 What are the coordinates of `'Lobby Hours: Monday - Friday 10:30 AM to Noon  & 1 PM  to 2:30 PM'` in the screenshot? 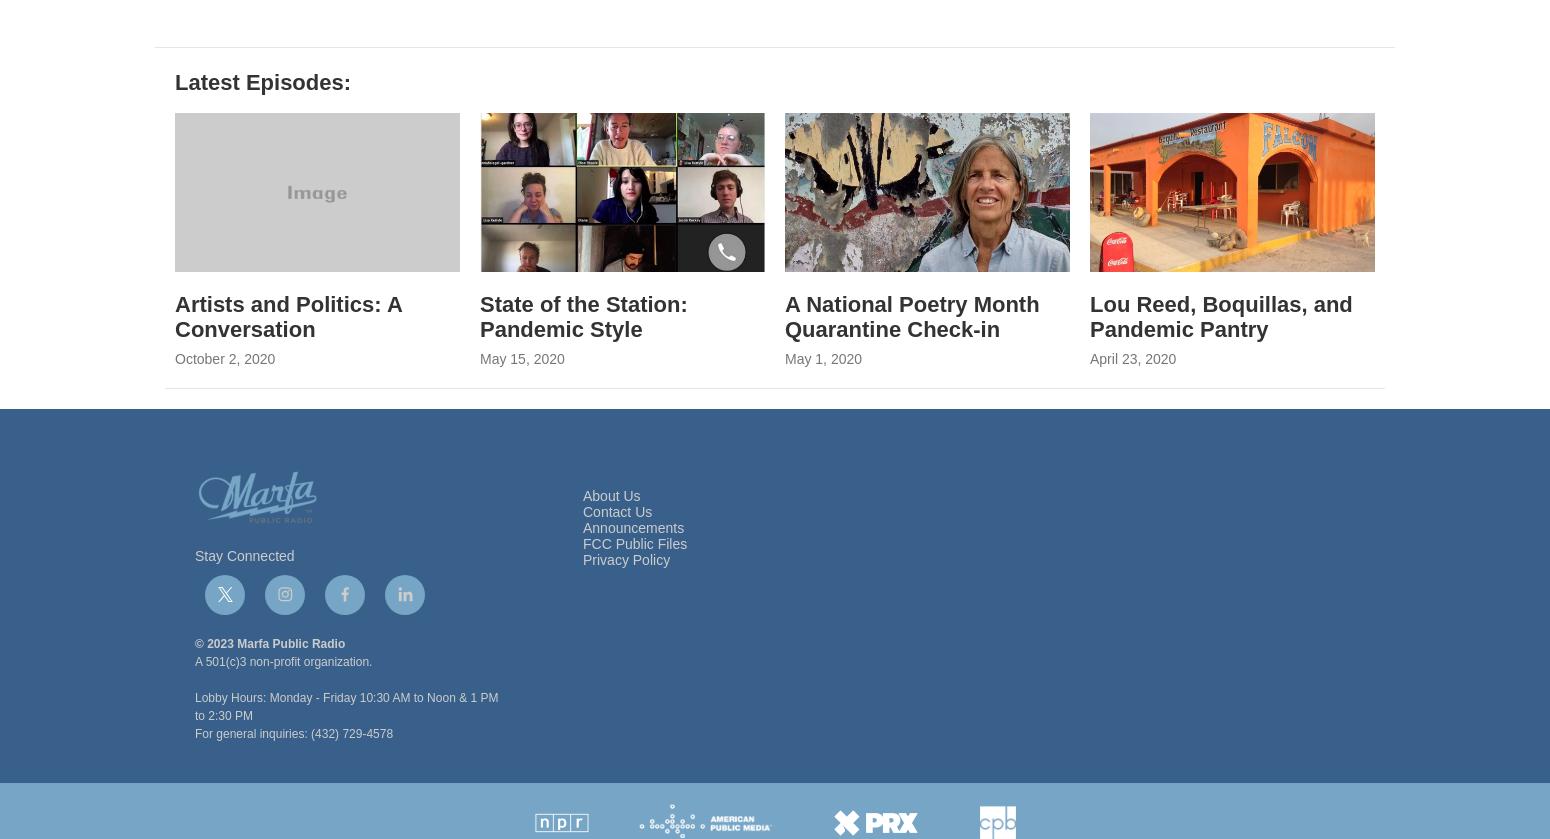 It's located at (345, 755).